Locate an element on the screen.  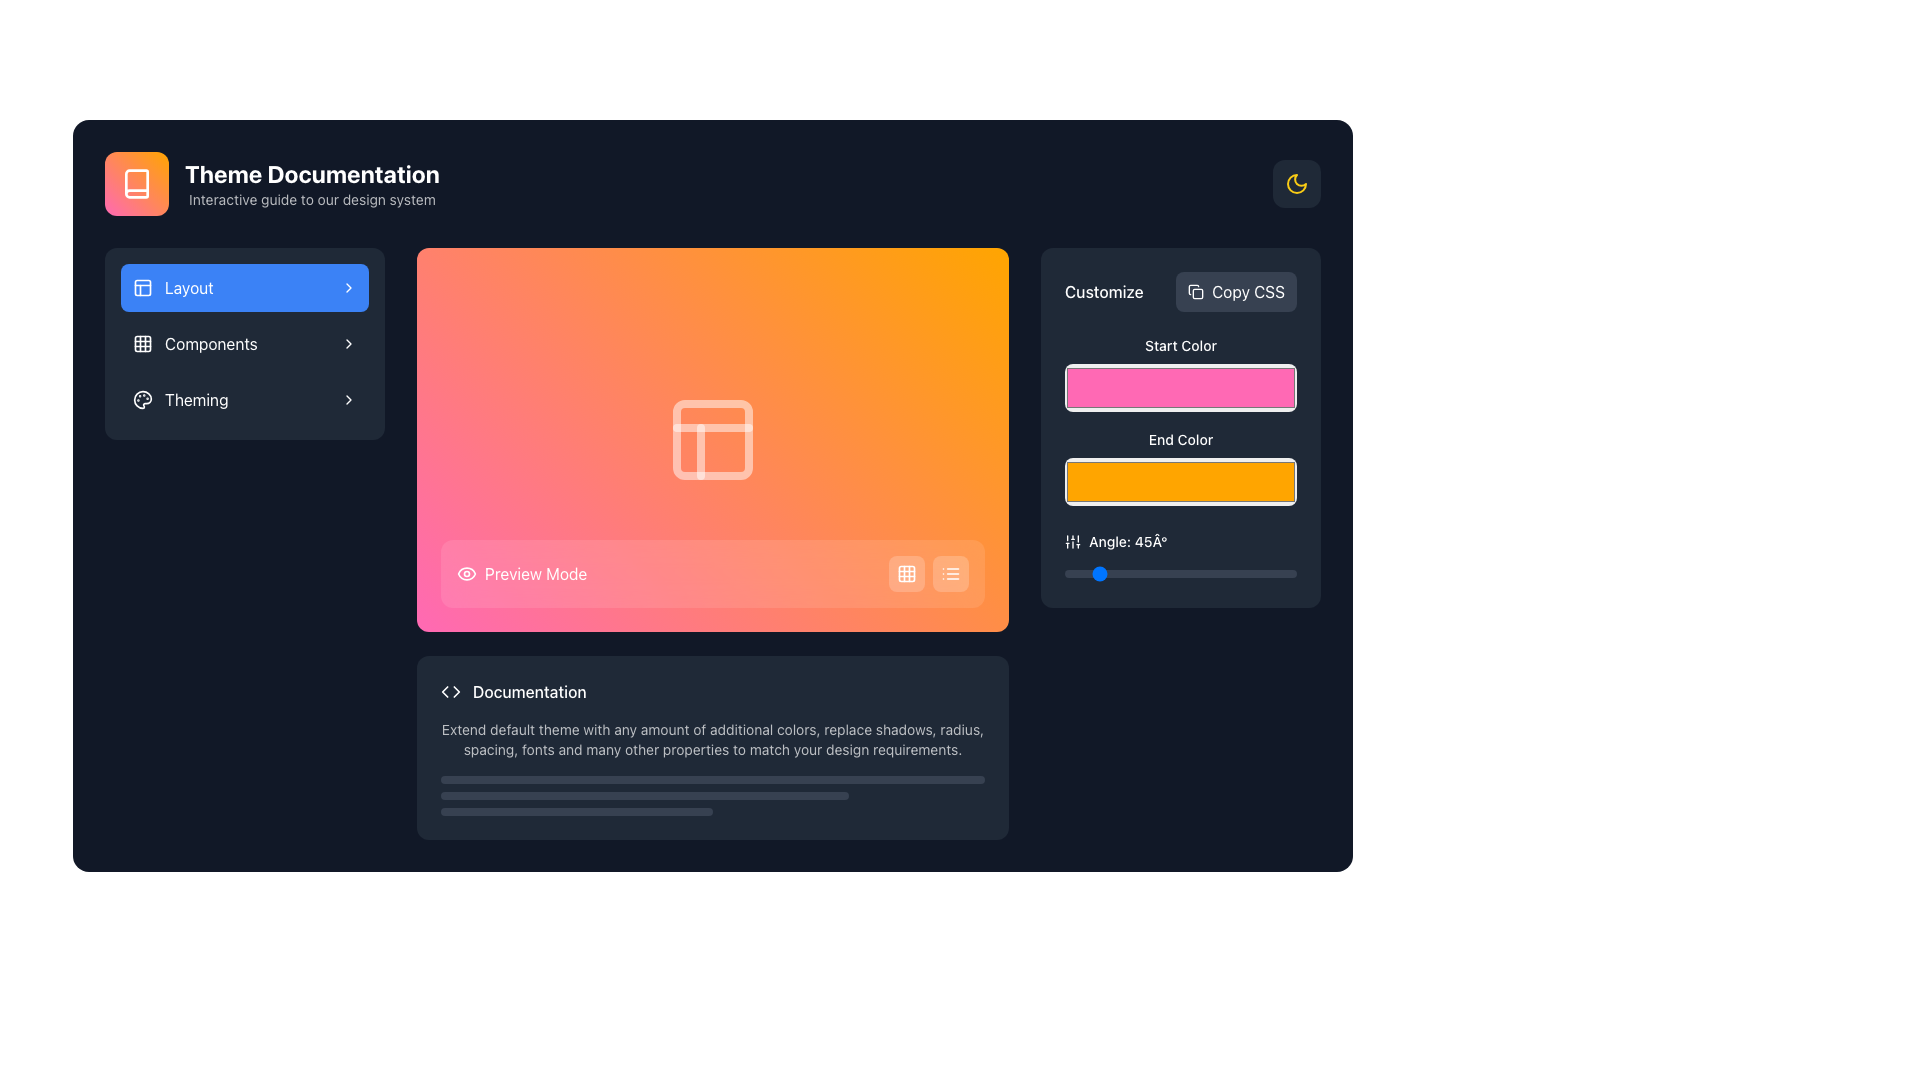
the 'Layout' menu item in the vertical navigation panel, which is the first item under the heading section and has an icon on the left and a chevron icon on the right is located at coordinates (189, 288).